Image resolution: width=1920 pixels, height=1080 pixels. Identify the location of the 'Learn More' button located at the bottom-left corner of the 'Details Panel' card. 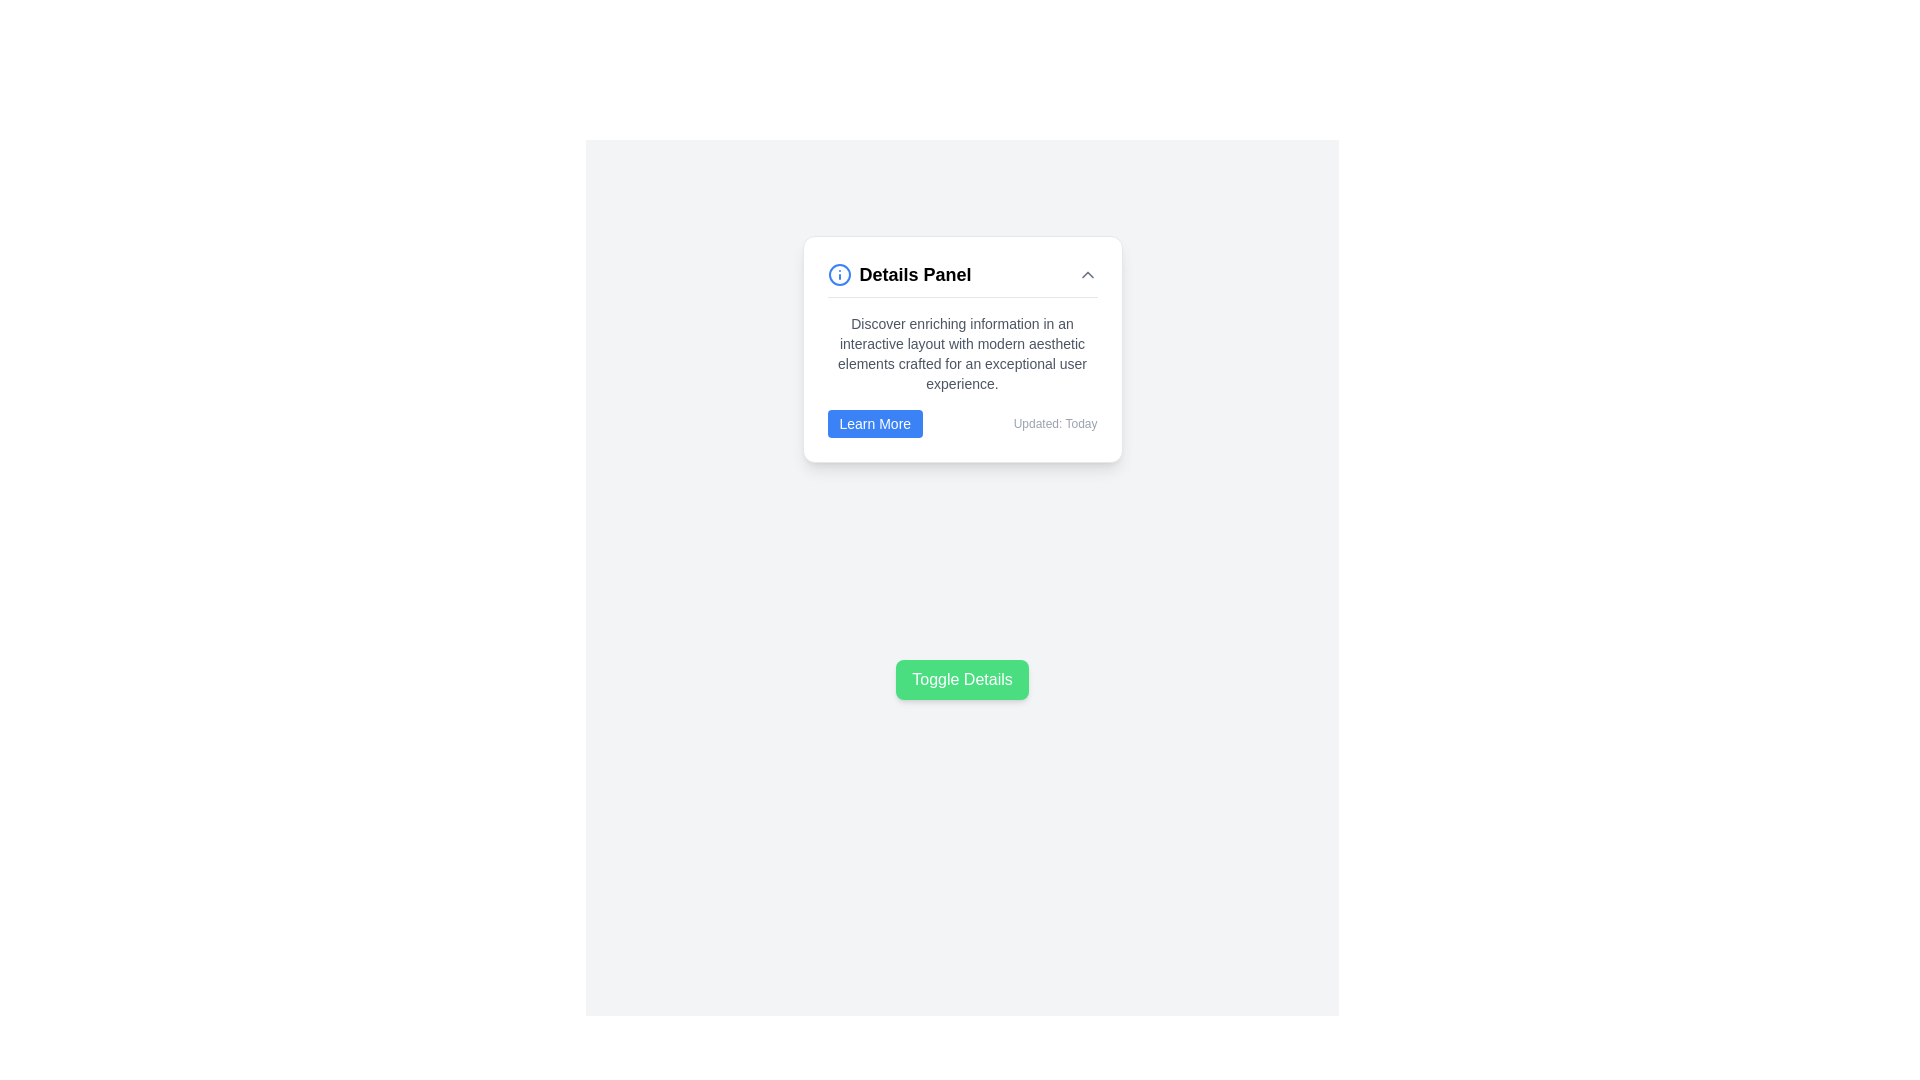
(875, 423).